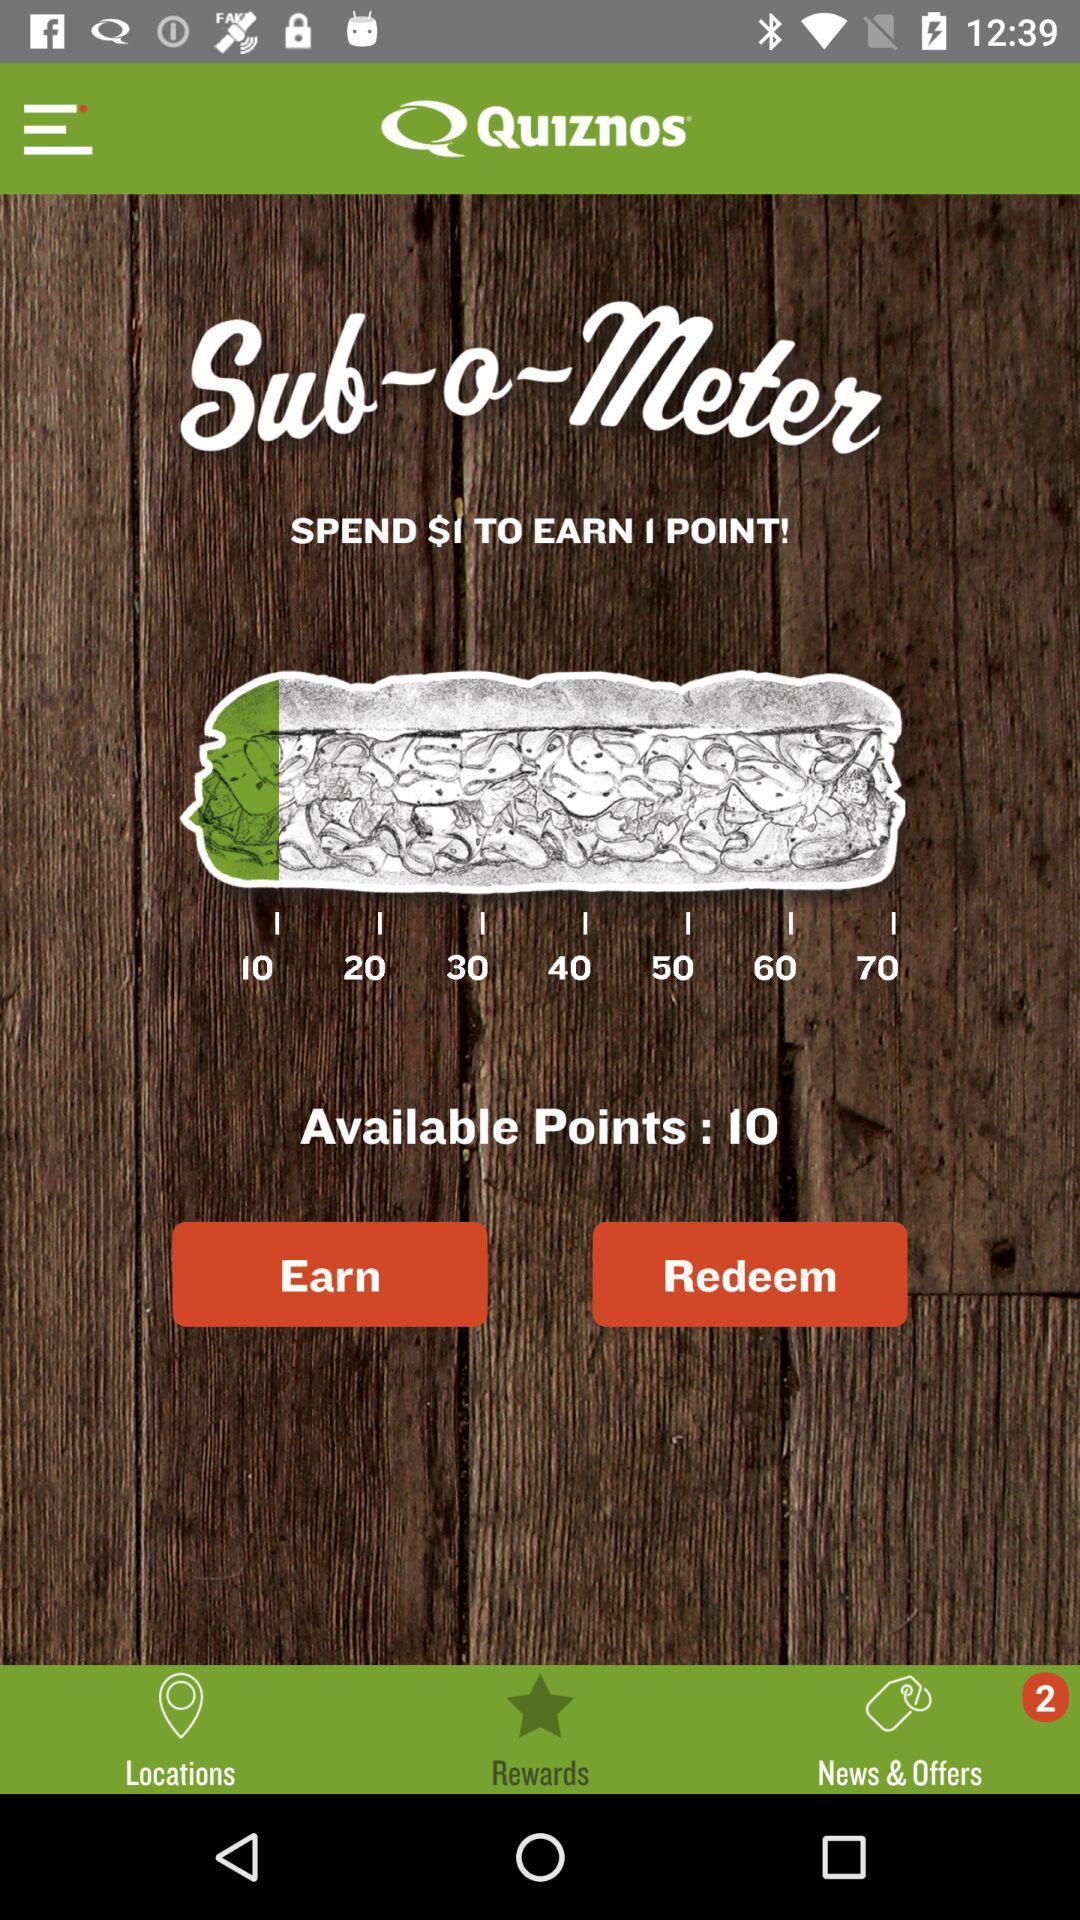 The height and width of the screenshot is (1920, 1080). What do you see at coordinates (54, 127) in the screenshot?
I see `open options` at bounding box center [54, 127].